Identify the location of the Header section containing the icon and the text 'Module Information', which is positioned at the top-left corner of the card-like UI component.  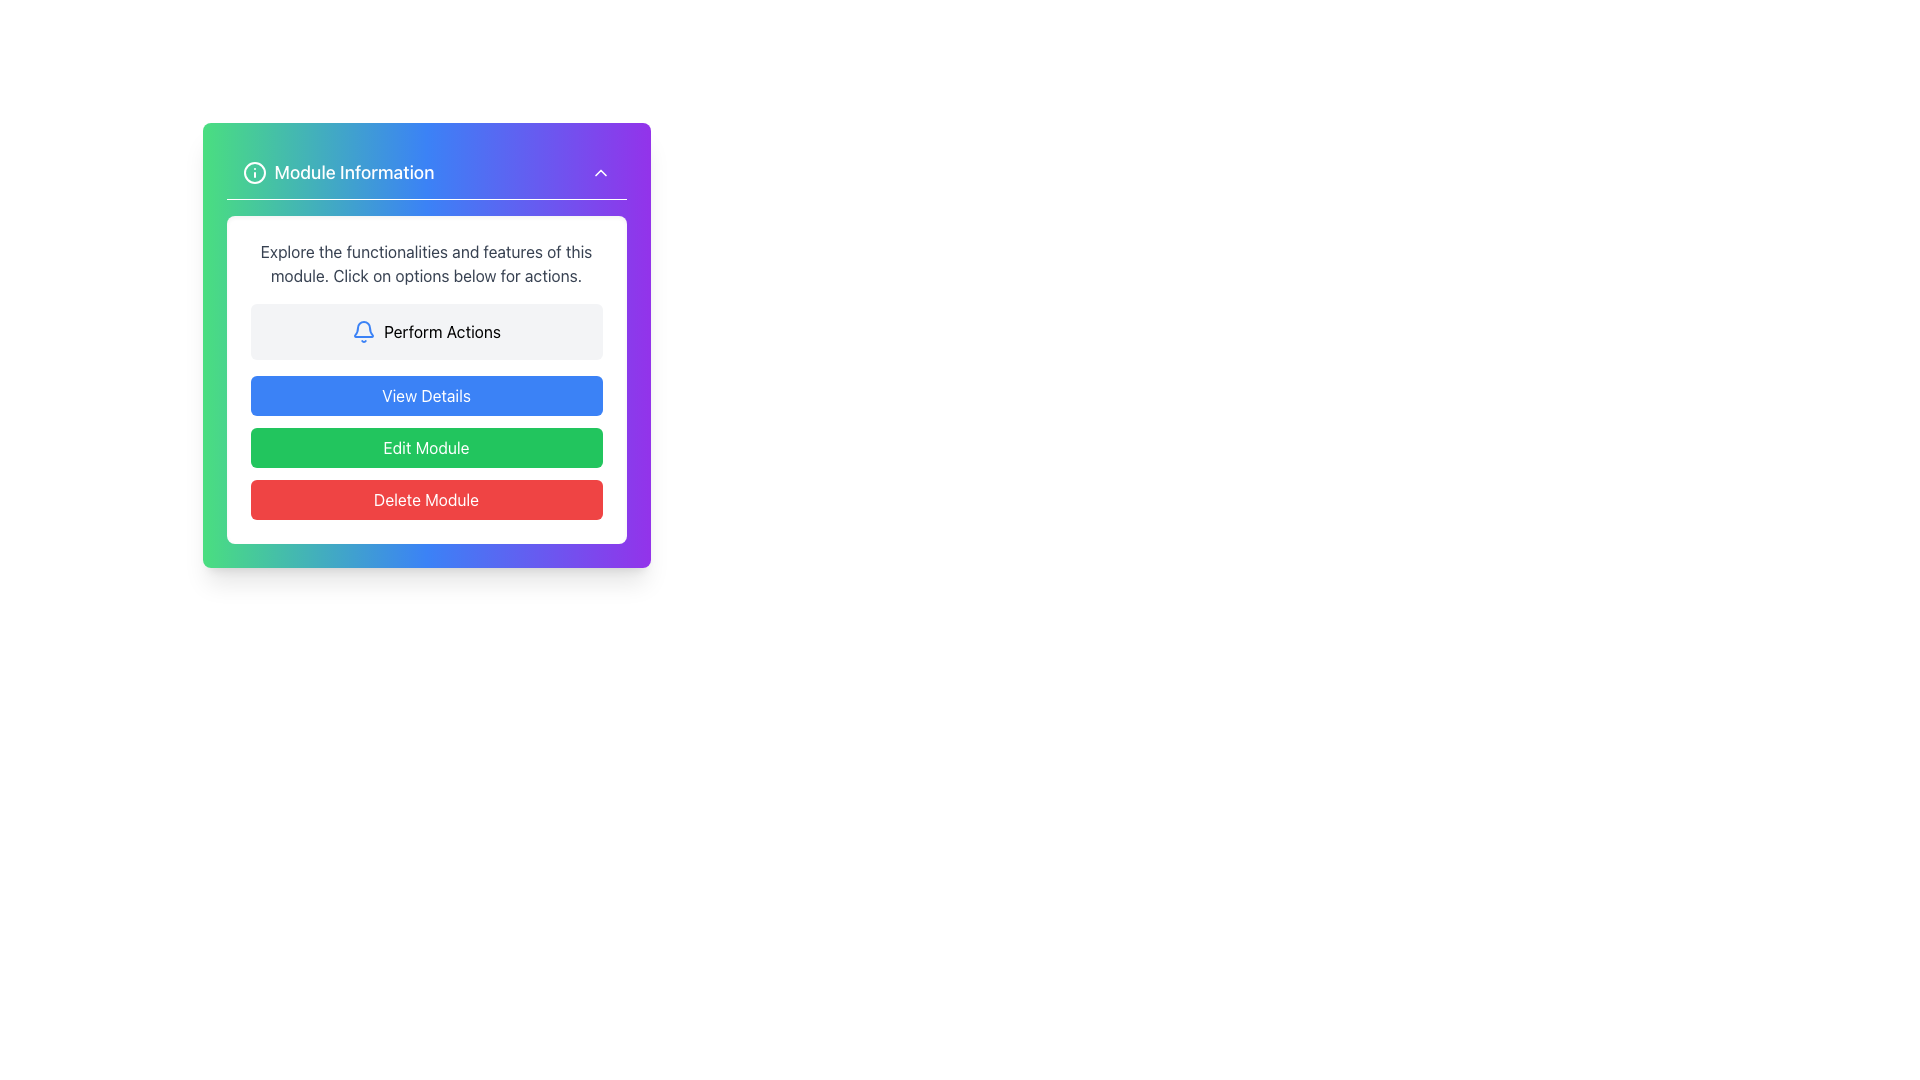
(338, 172).